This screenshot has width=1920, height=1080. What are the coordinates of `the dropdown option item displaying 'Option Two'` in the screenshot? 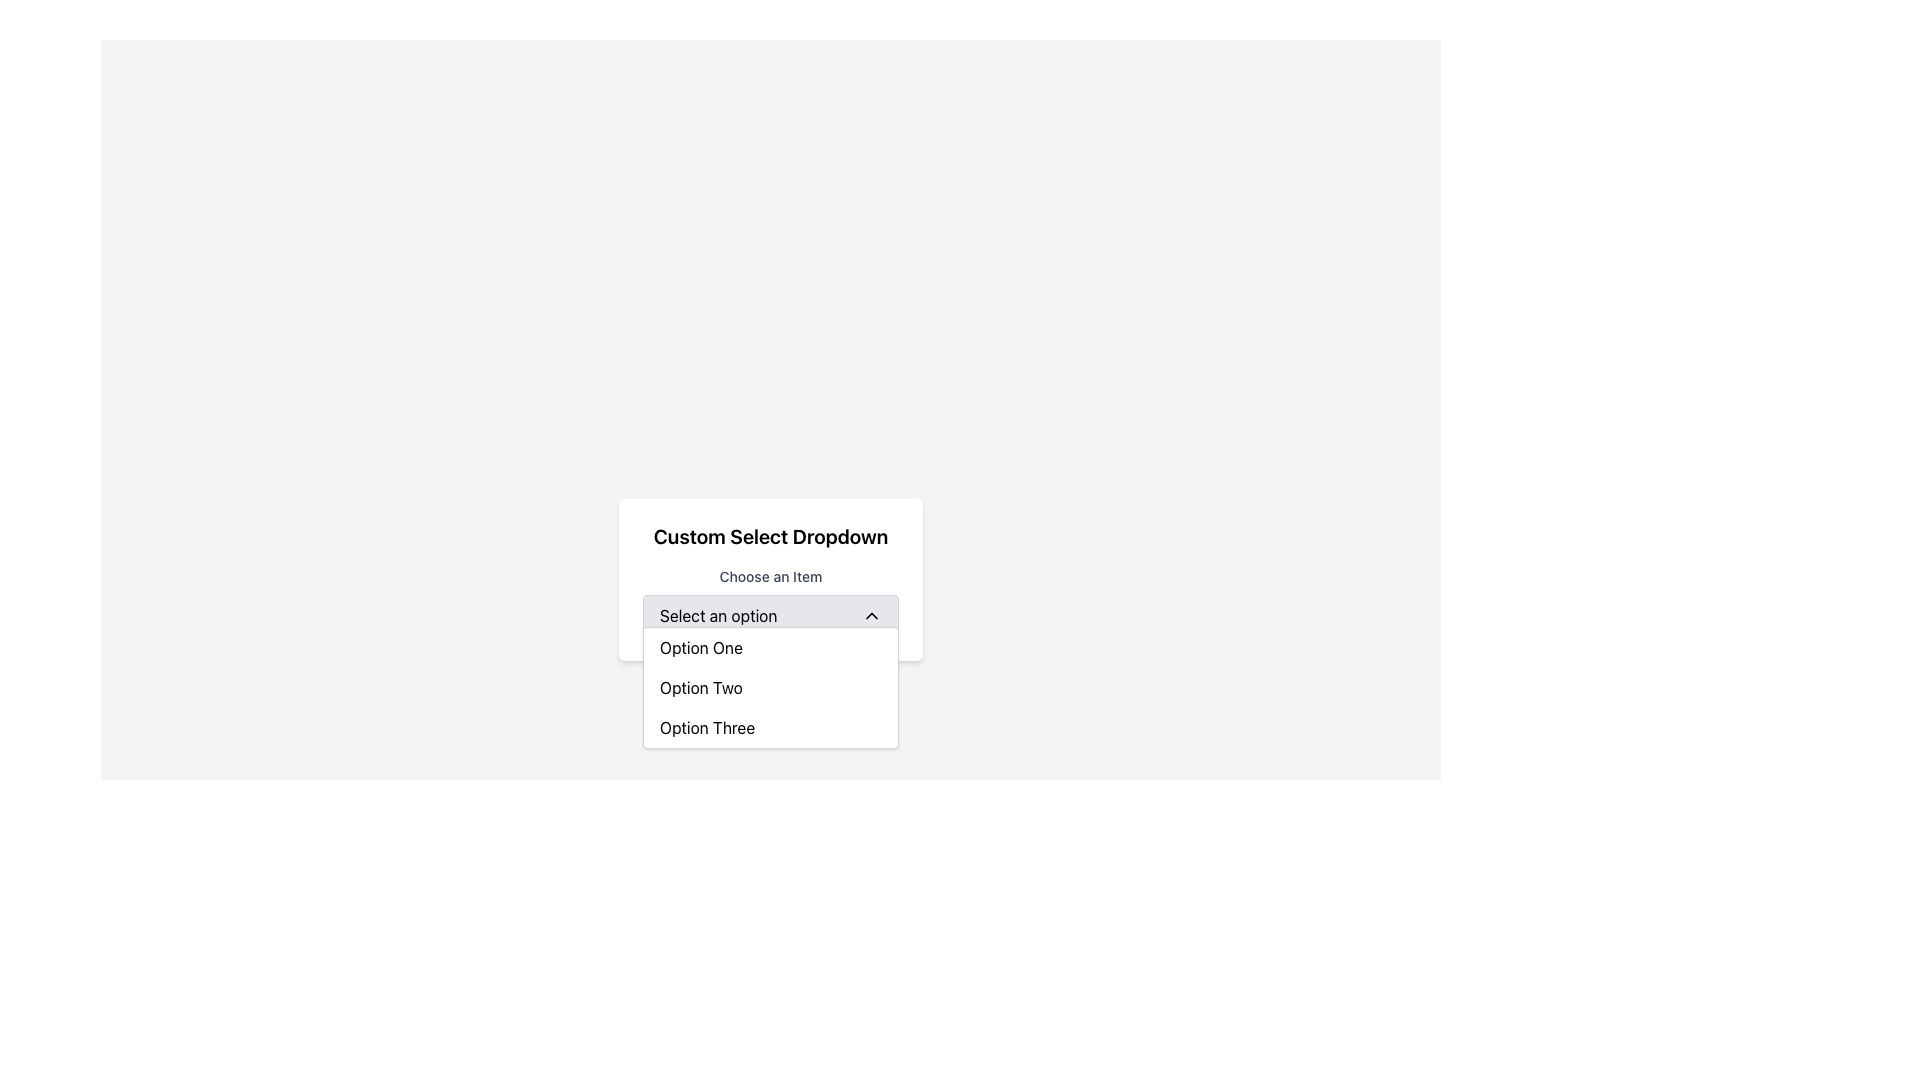 It's located at (770, 686).